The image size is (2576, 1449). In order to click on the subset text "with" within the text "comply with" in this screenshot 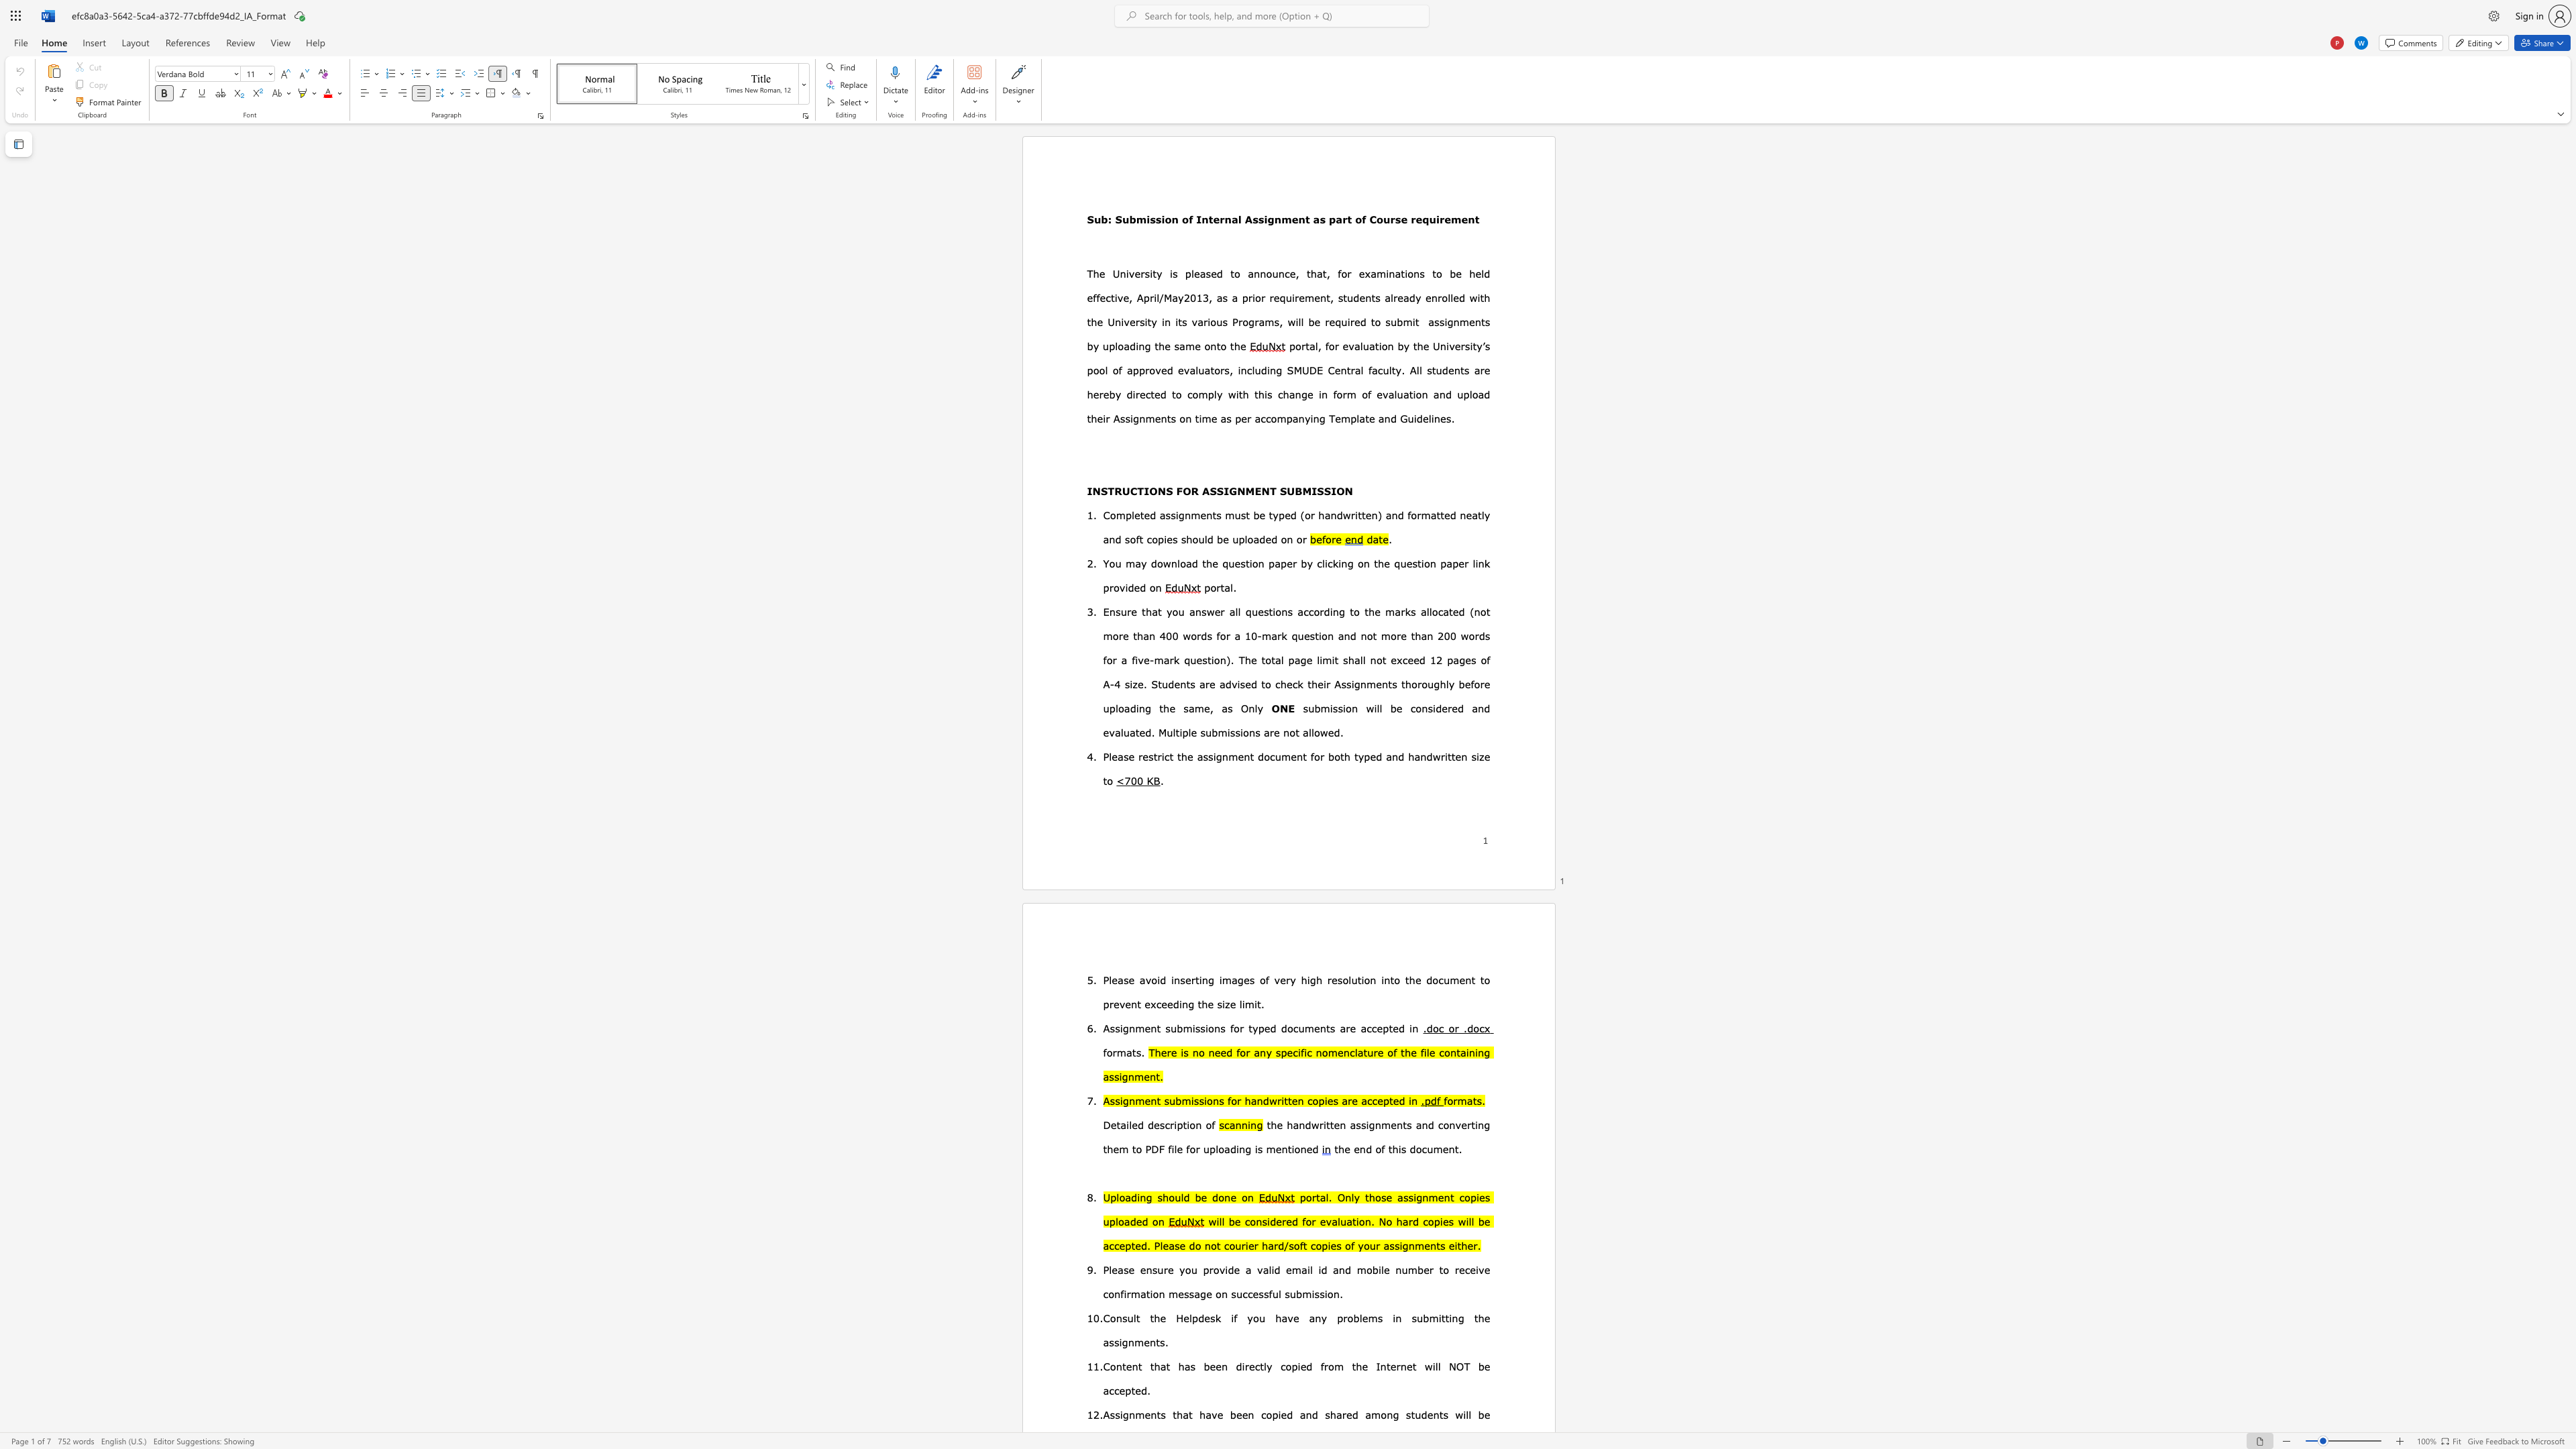, I will do `click(1227, 394)`.